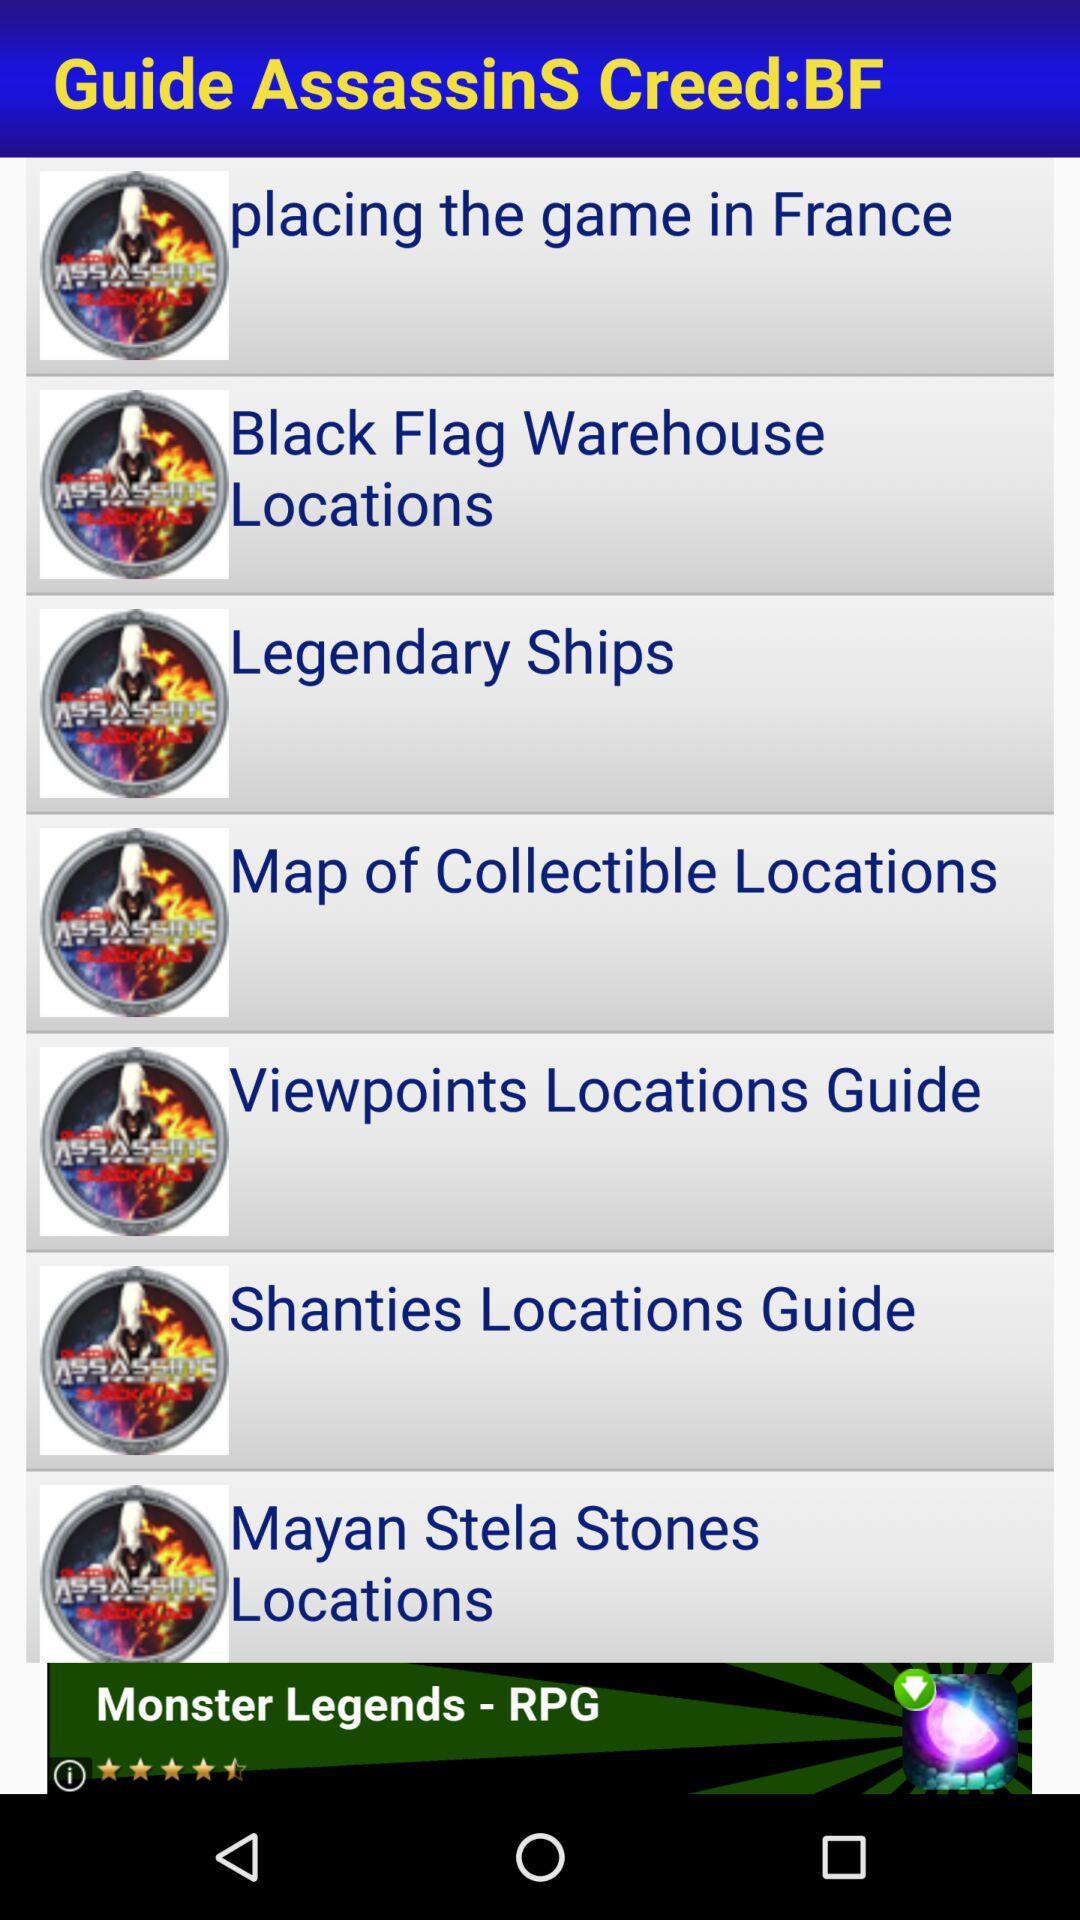 The width and height of the screenshot is (1080, 1920). Describe the element at coordinates (540, 484) in the screenshot. I see `the icon below placing the game item` at that location.